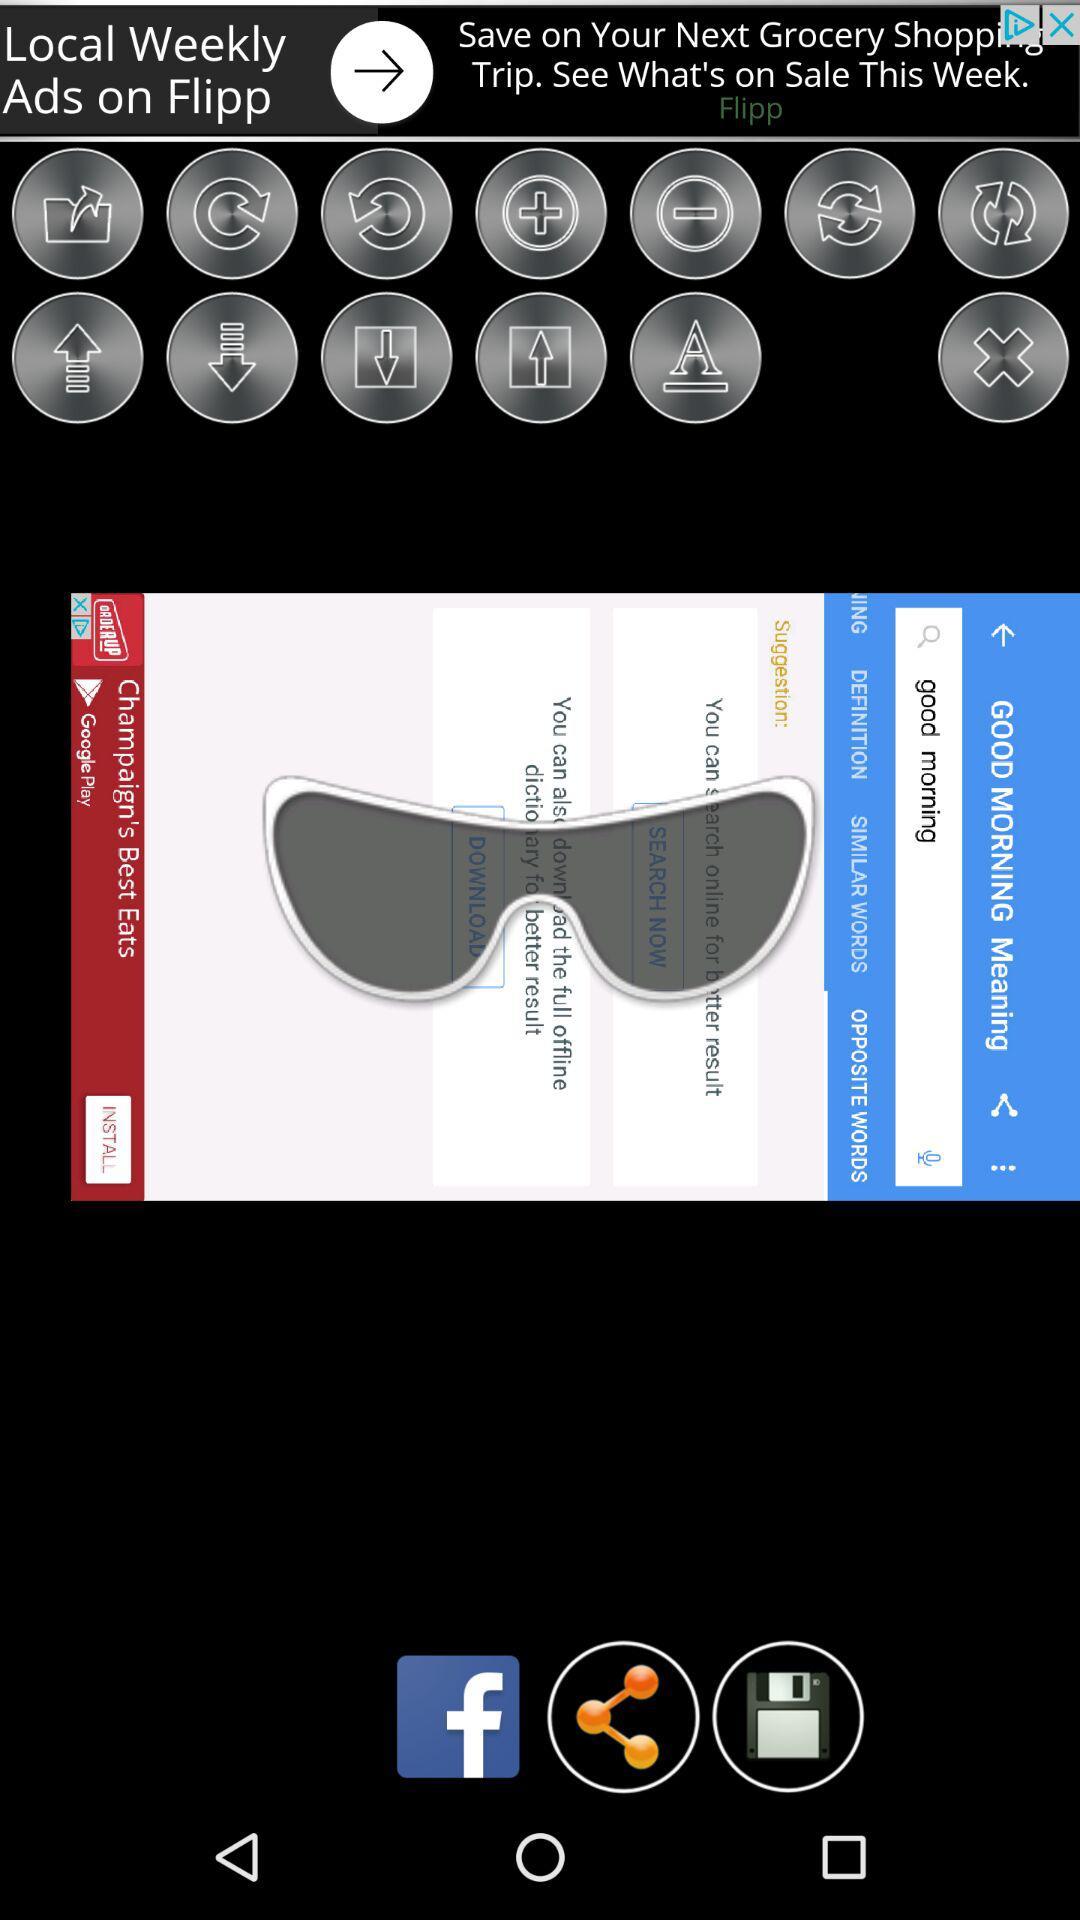 The width and height of the screenshot is (1080, 1920). Describe the element at coordinates (386, 358) in the screenshot. I see `the third downward arrow icon in the second row` at that location.